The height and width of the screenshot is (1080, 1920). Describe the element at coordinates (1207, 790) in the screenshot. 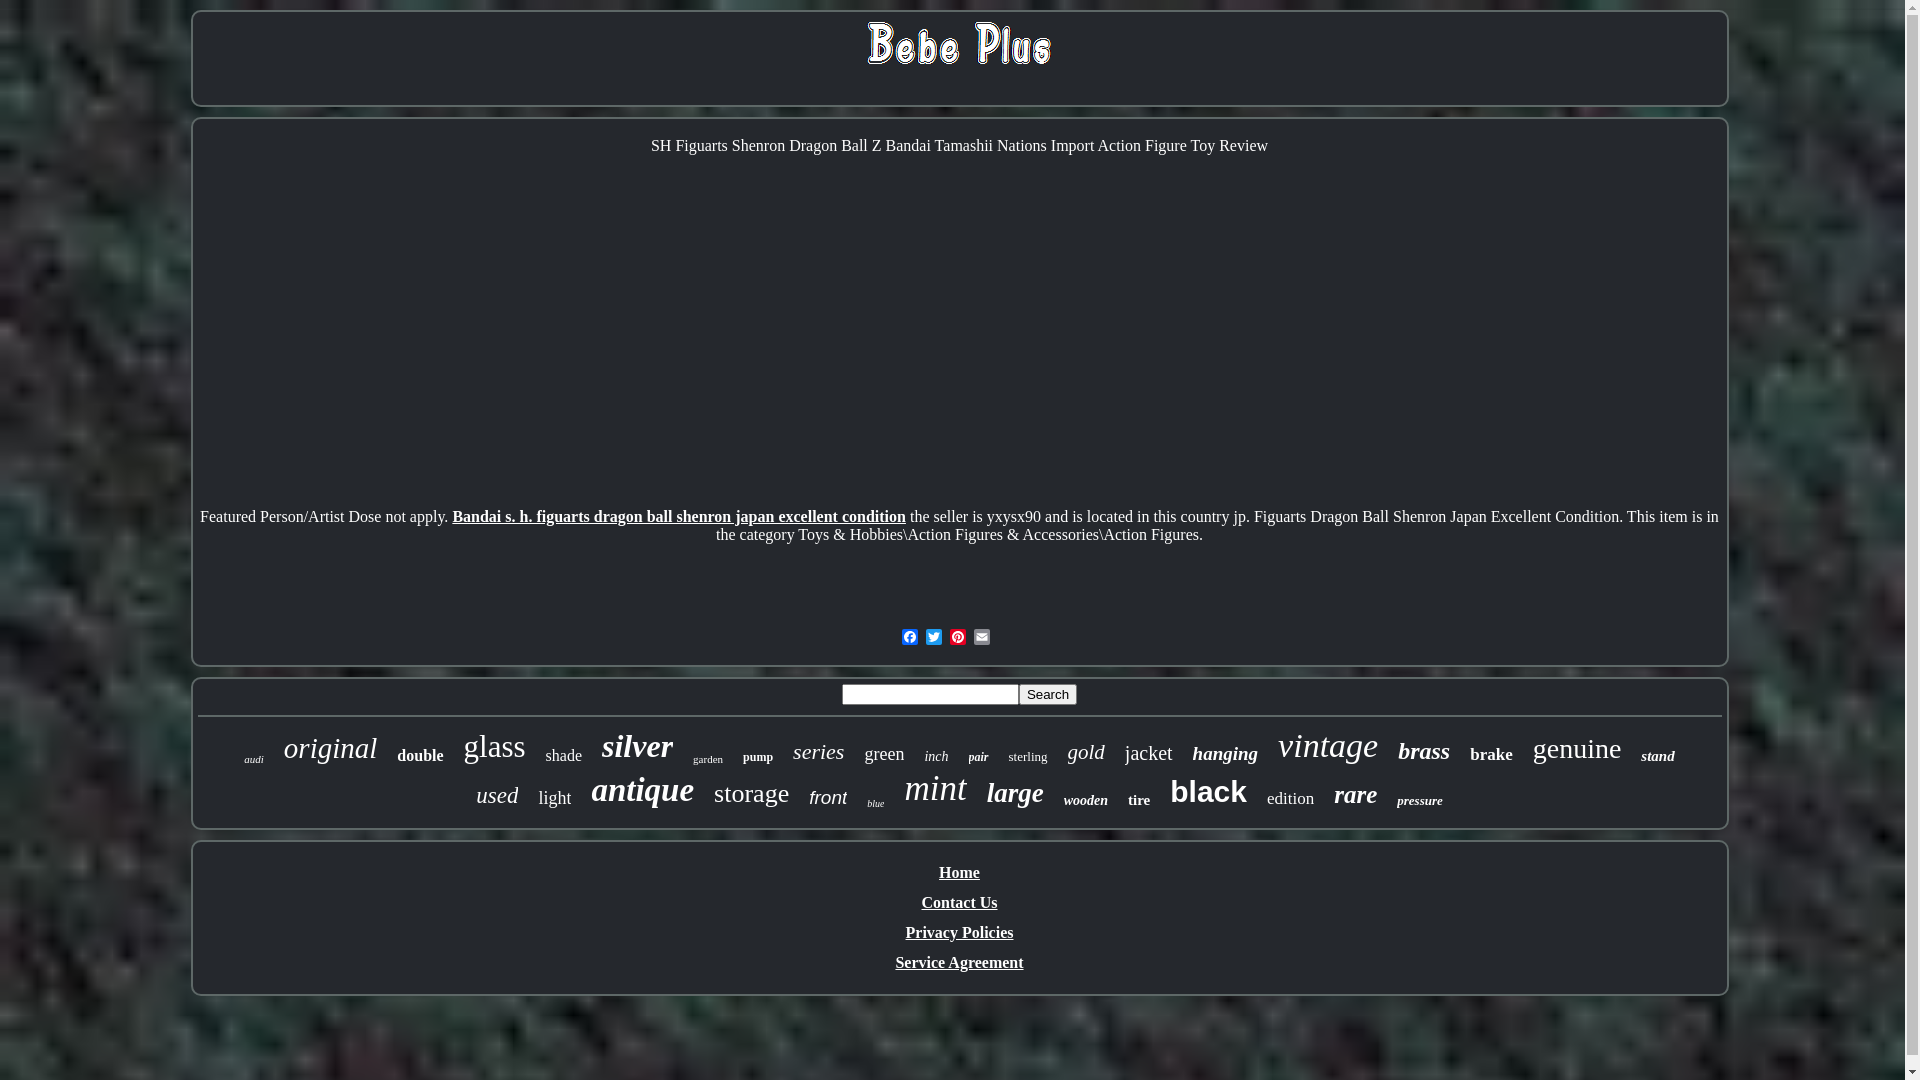

I see `'black'` at that location.